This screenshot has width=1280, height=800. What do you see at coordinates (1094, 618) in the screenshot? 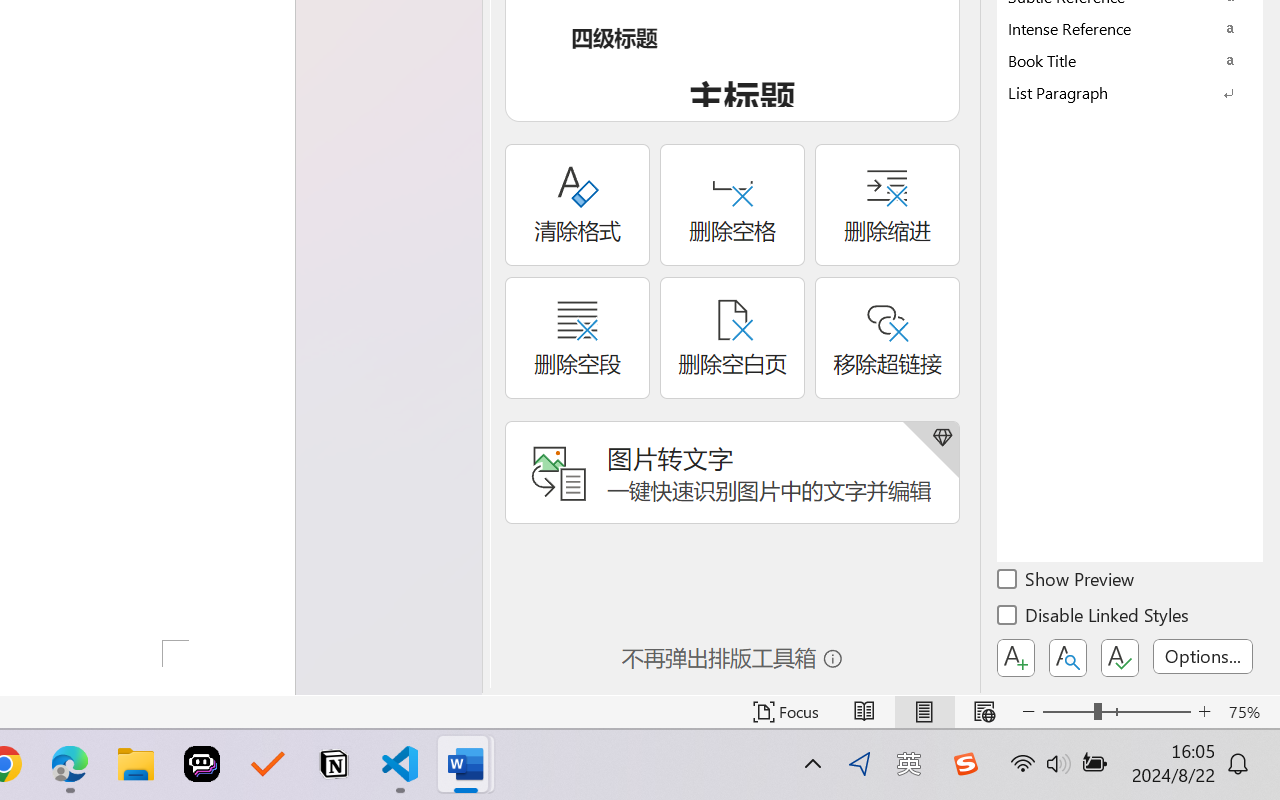
I see `'Disable Linked Styles'` at bounding box center [1094, 618].